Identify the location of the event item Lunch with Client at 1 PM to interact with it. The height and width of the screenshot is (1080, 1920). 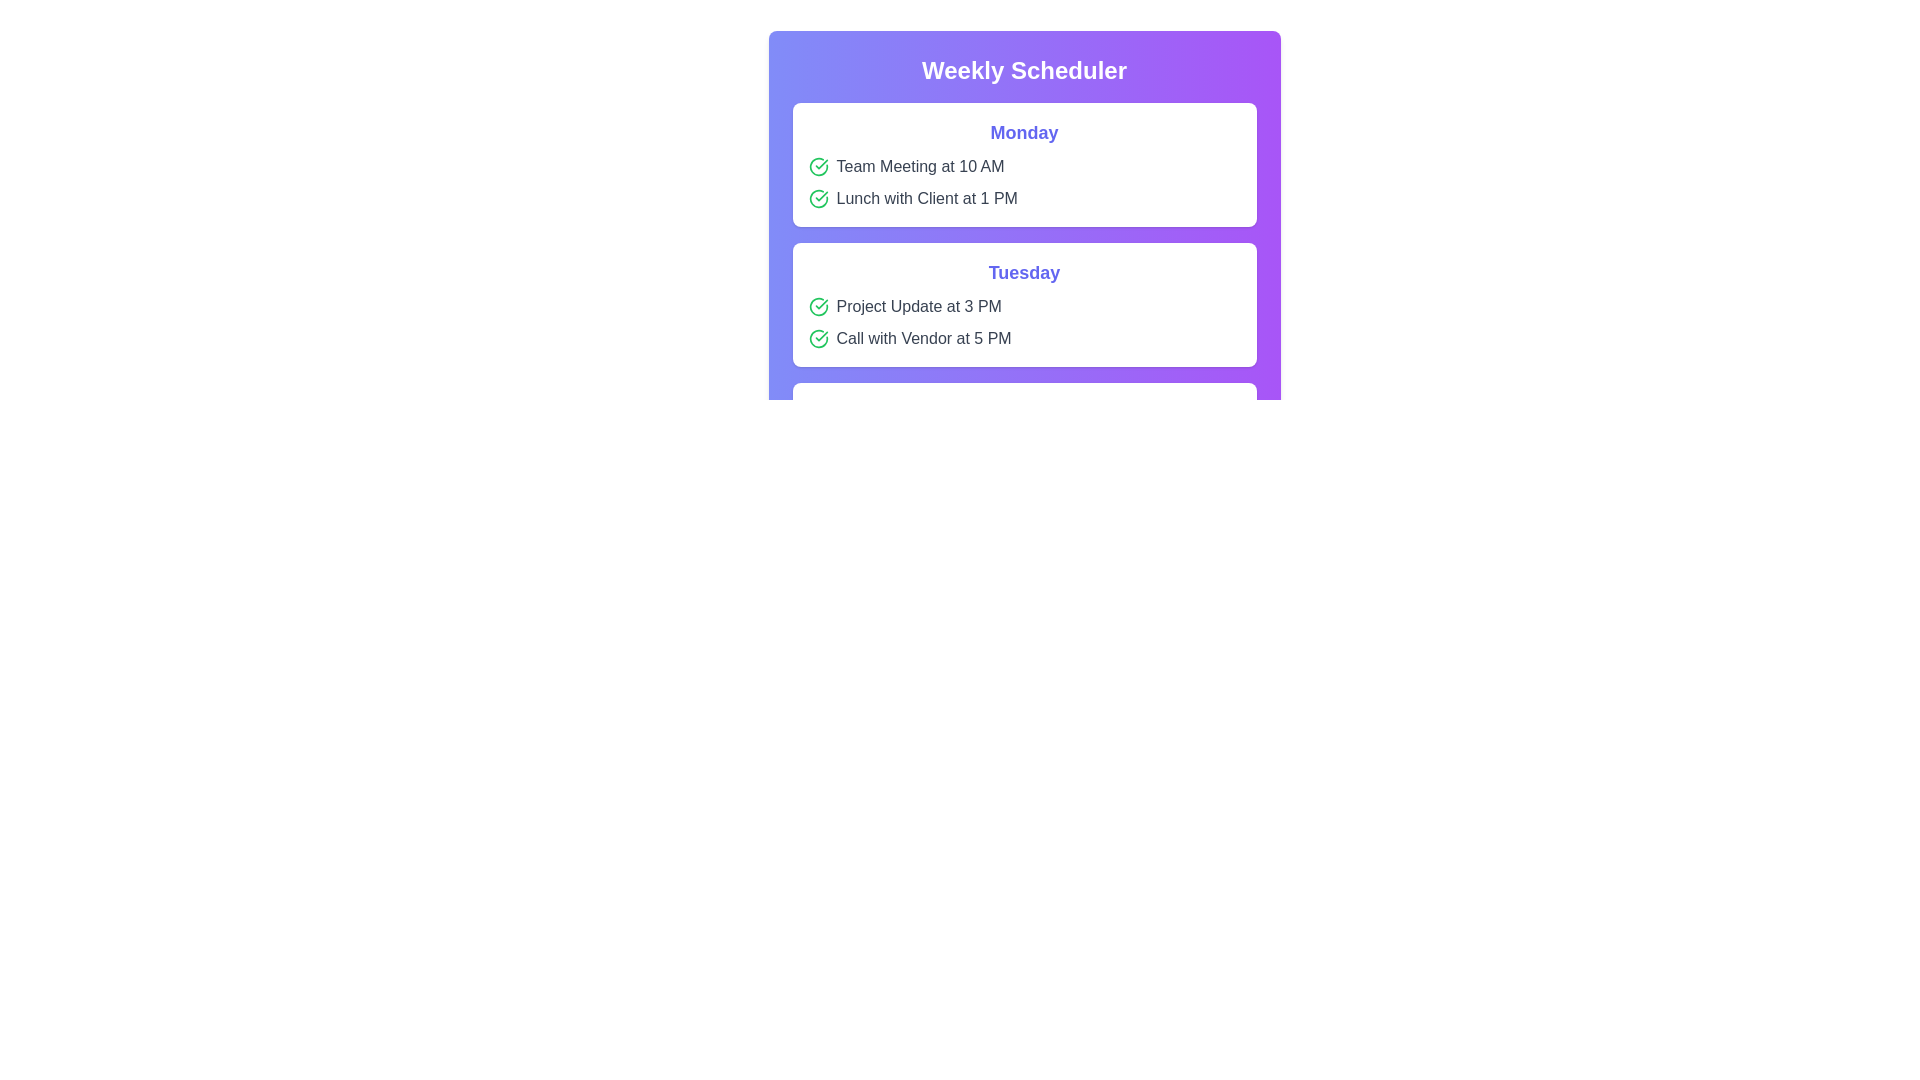
(1024, 199).